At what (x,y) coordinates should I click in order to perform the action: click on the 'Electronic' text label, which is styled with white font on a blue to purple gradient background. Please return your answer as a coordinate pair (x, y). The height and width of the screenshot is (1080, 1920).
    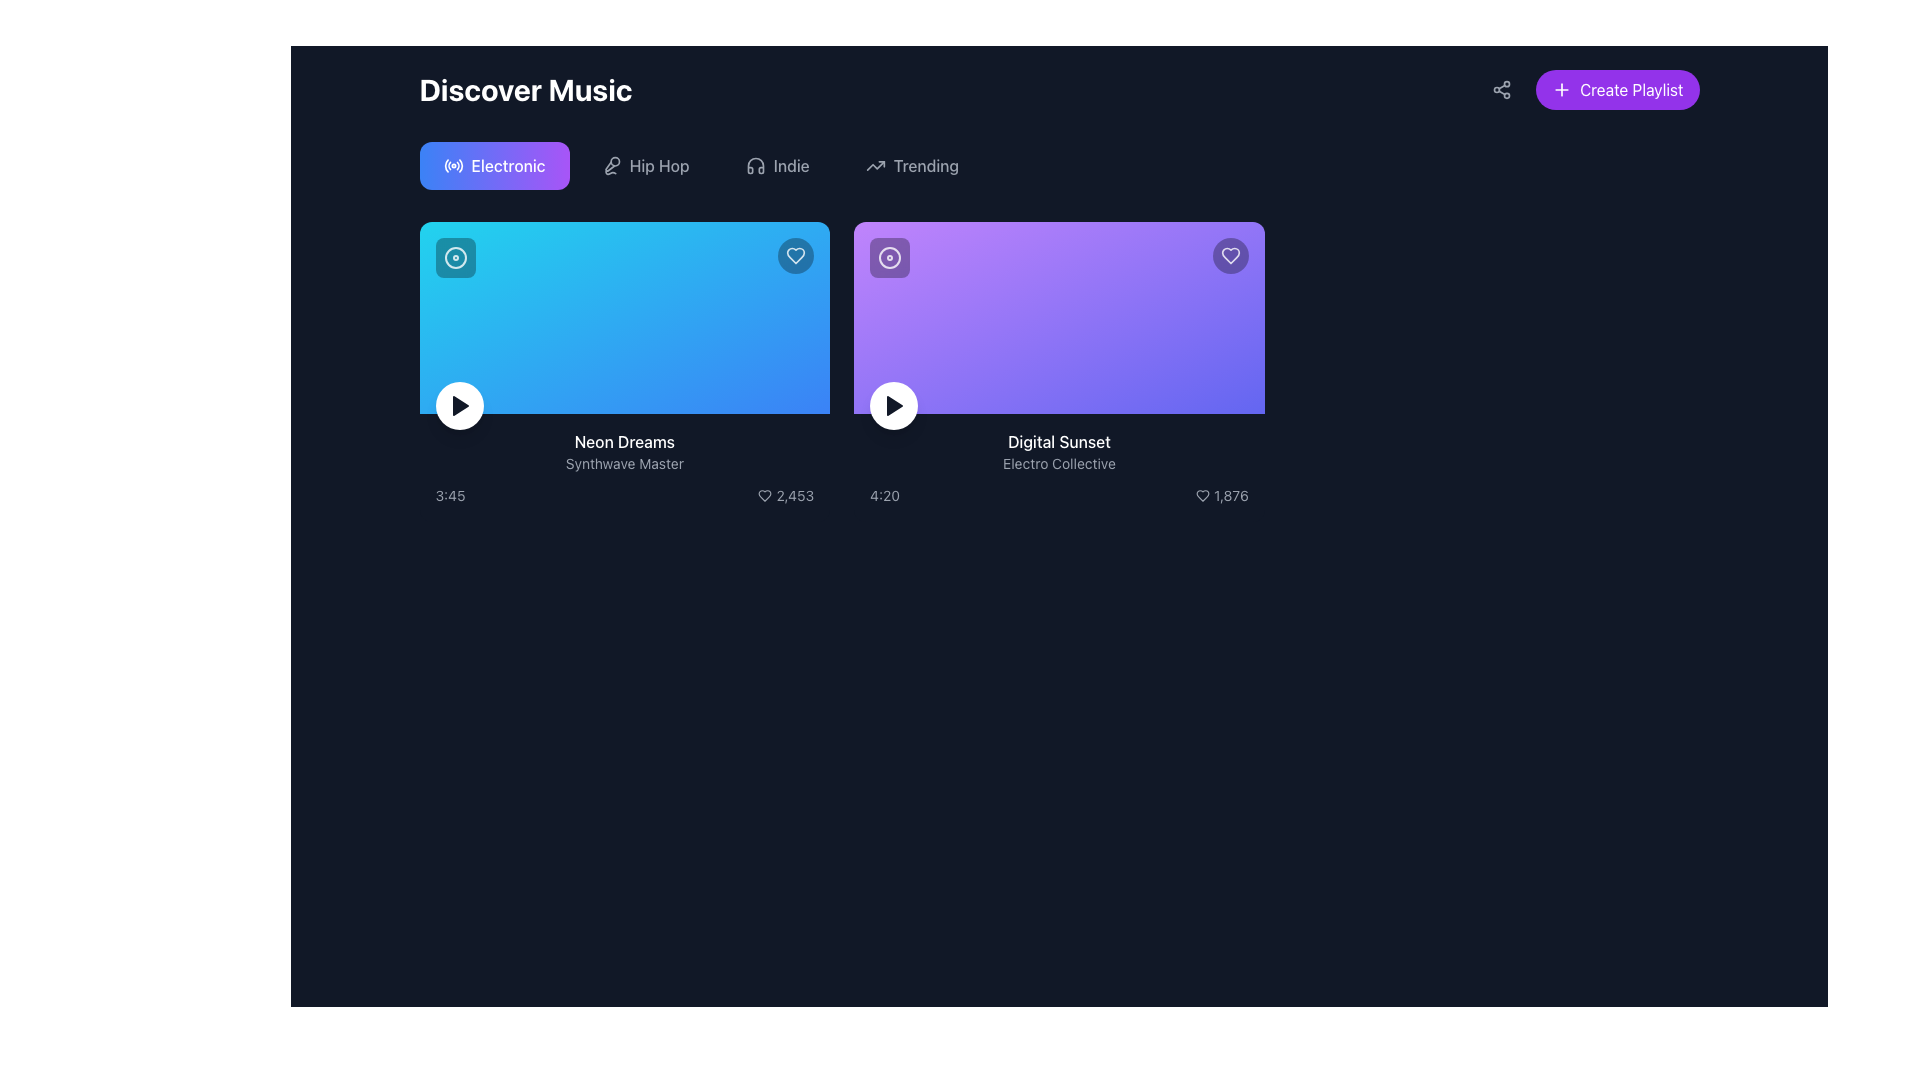
    Looking at the image, I should click on (508, 164).